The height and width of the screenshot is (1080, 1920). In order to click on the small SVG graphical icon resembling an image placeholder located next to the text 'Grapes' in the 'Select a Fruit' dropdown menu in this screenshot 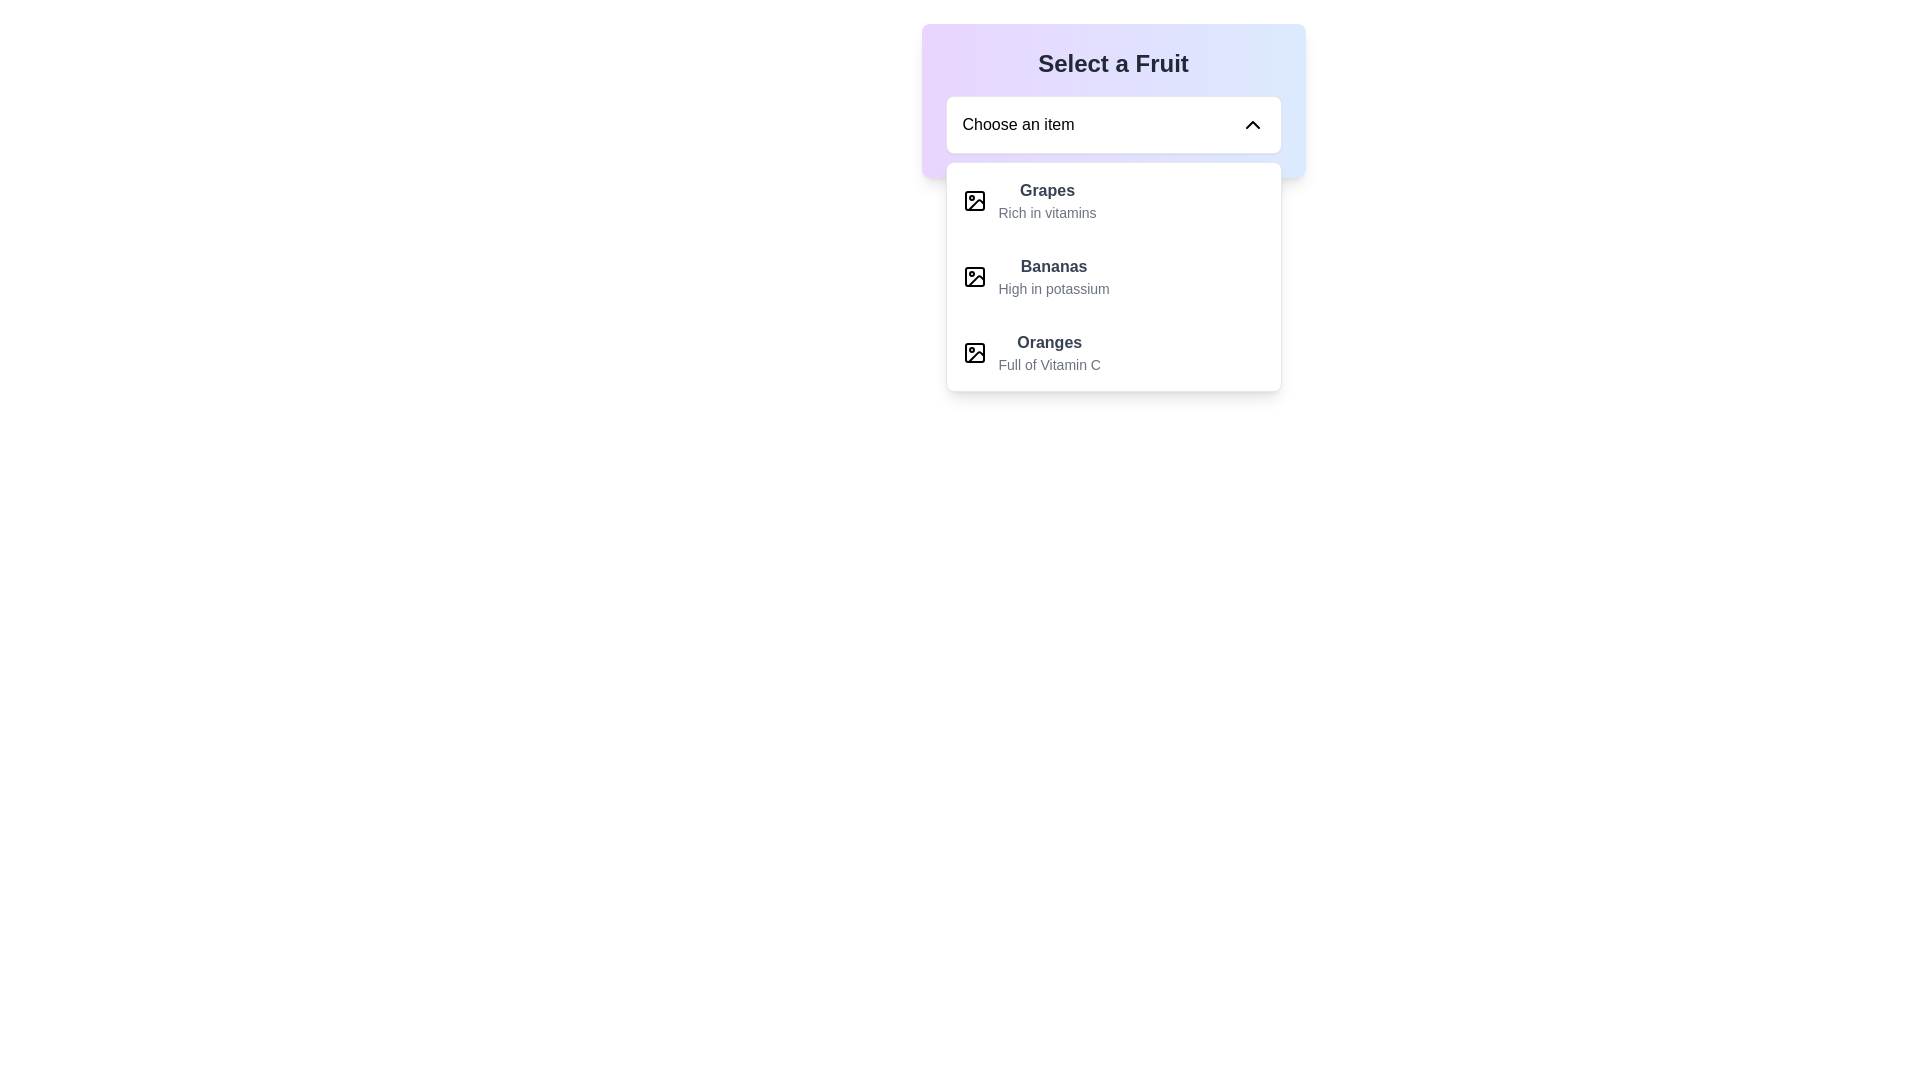, I will do `click(974, 200)`.